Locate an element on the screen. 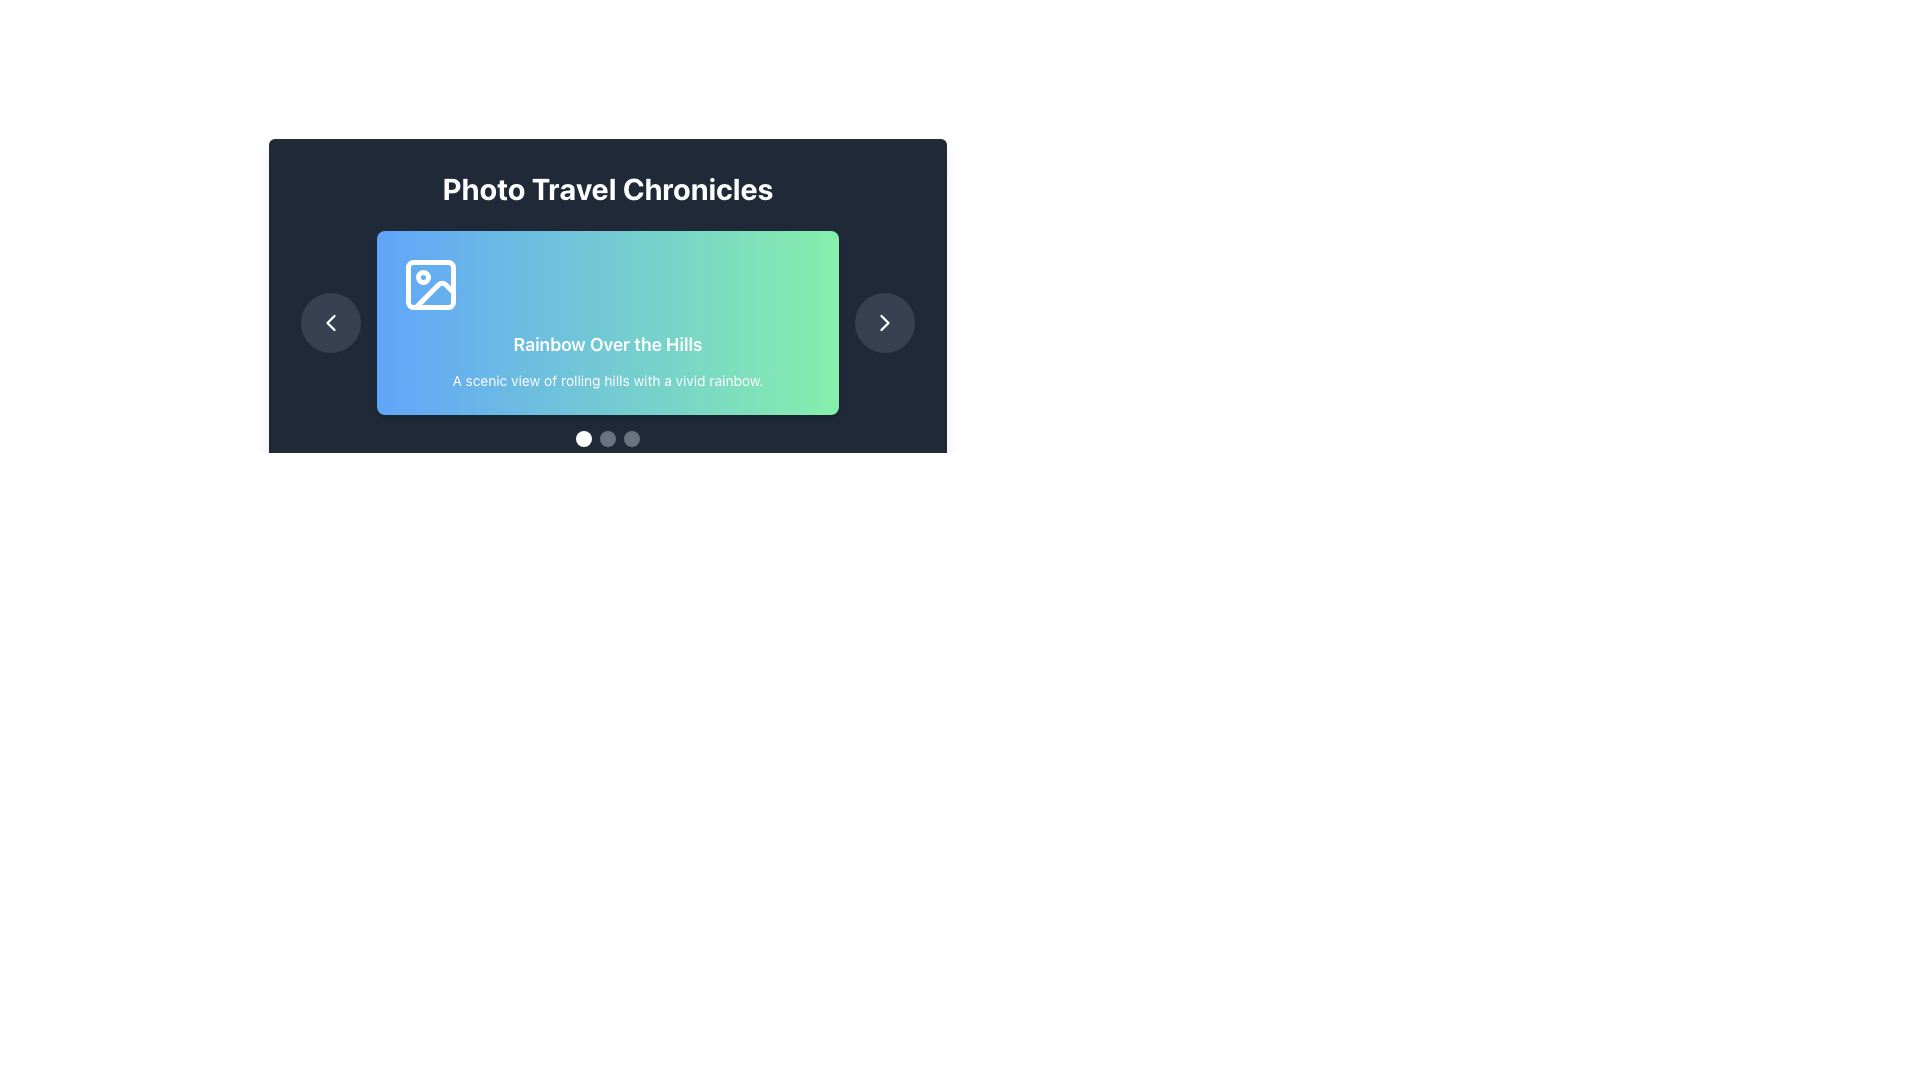 Image resolution: width=1920 pixels, height=1080 pixels. the rightward arrow icon within the carousel component is located at coordinates (883, 322).